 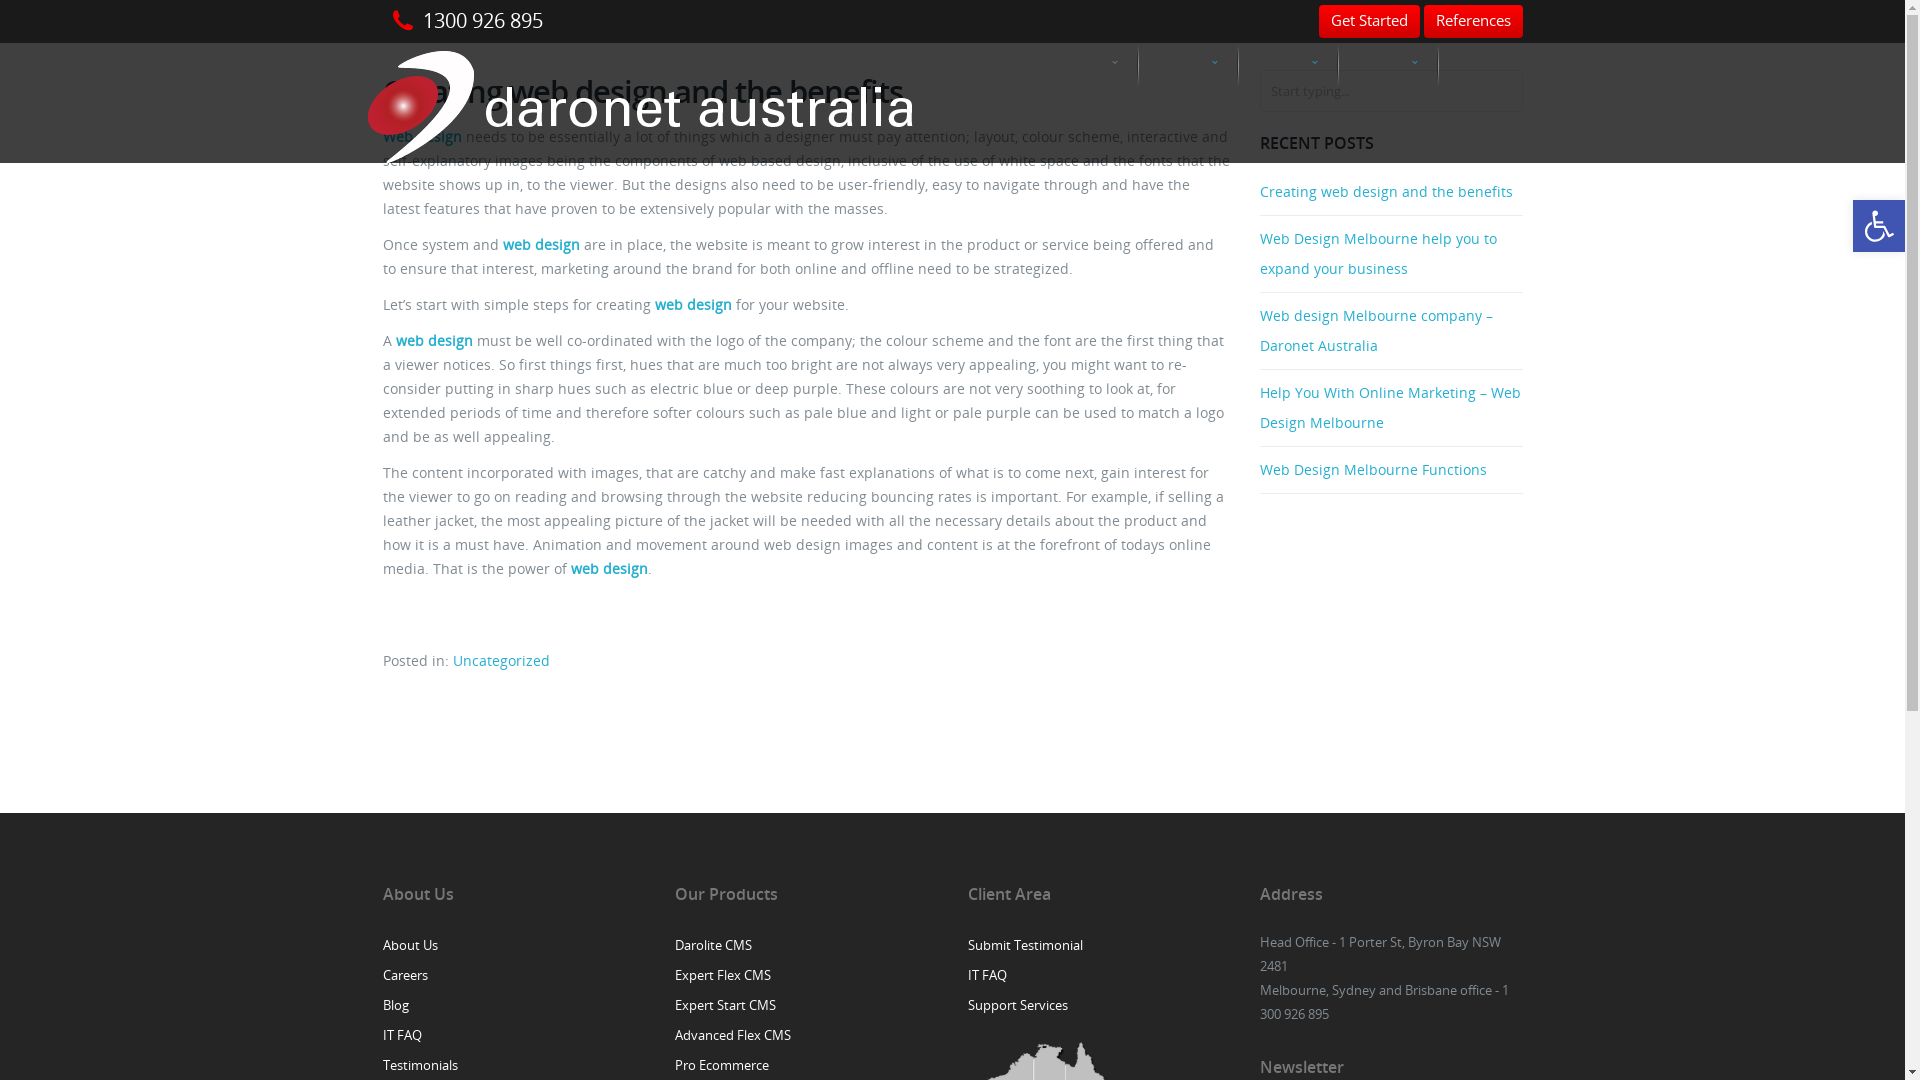 I want to click on 'Contact', so click(x=1488, y=64).